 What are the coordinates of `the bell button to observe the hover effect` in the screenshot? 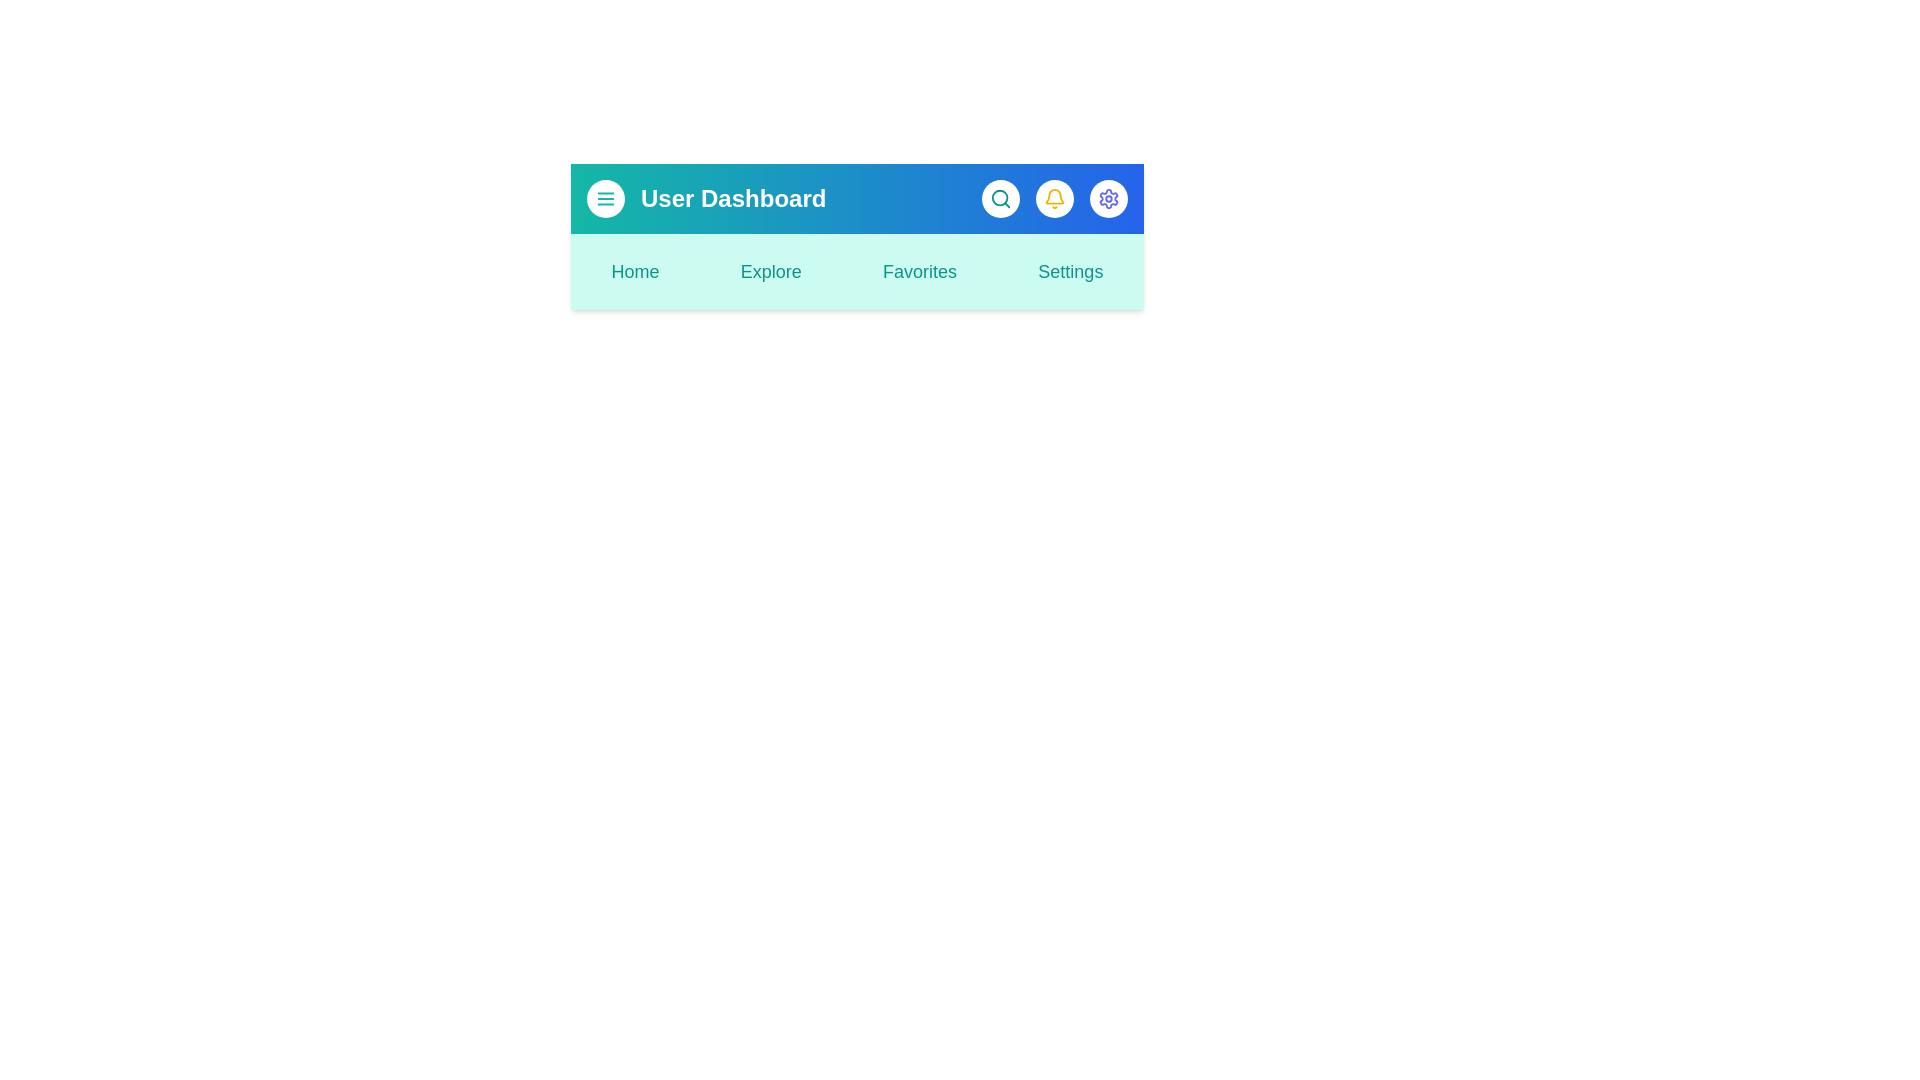 It's located at (1054, 199).